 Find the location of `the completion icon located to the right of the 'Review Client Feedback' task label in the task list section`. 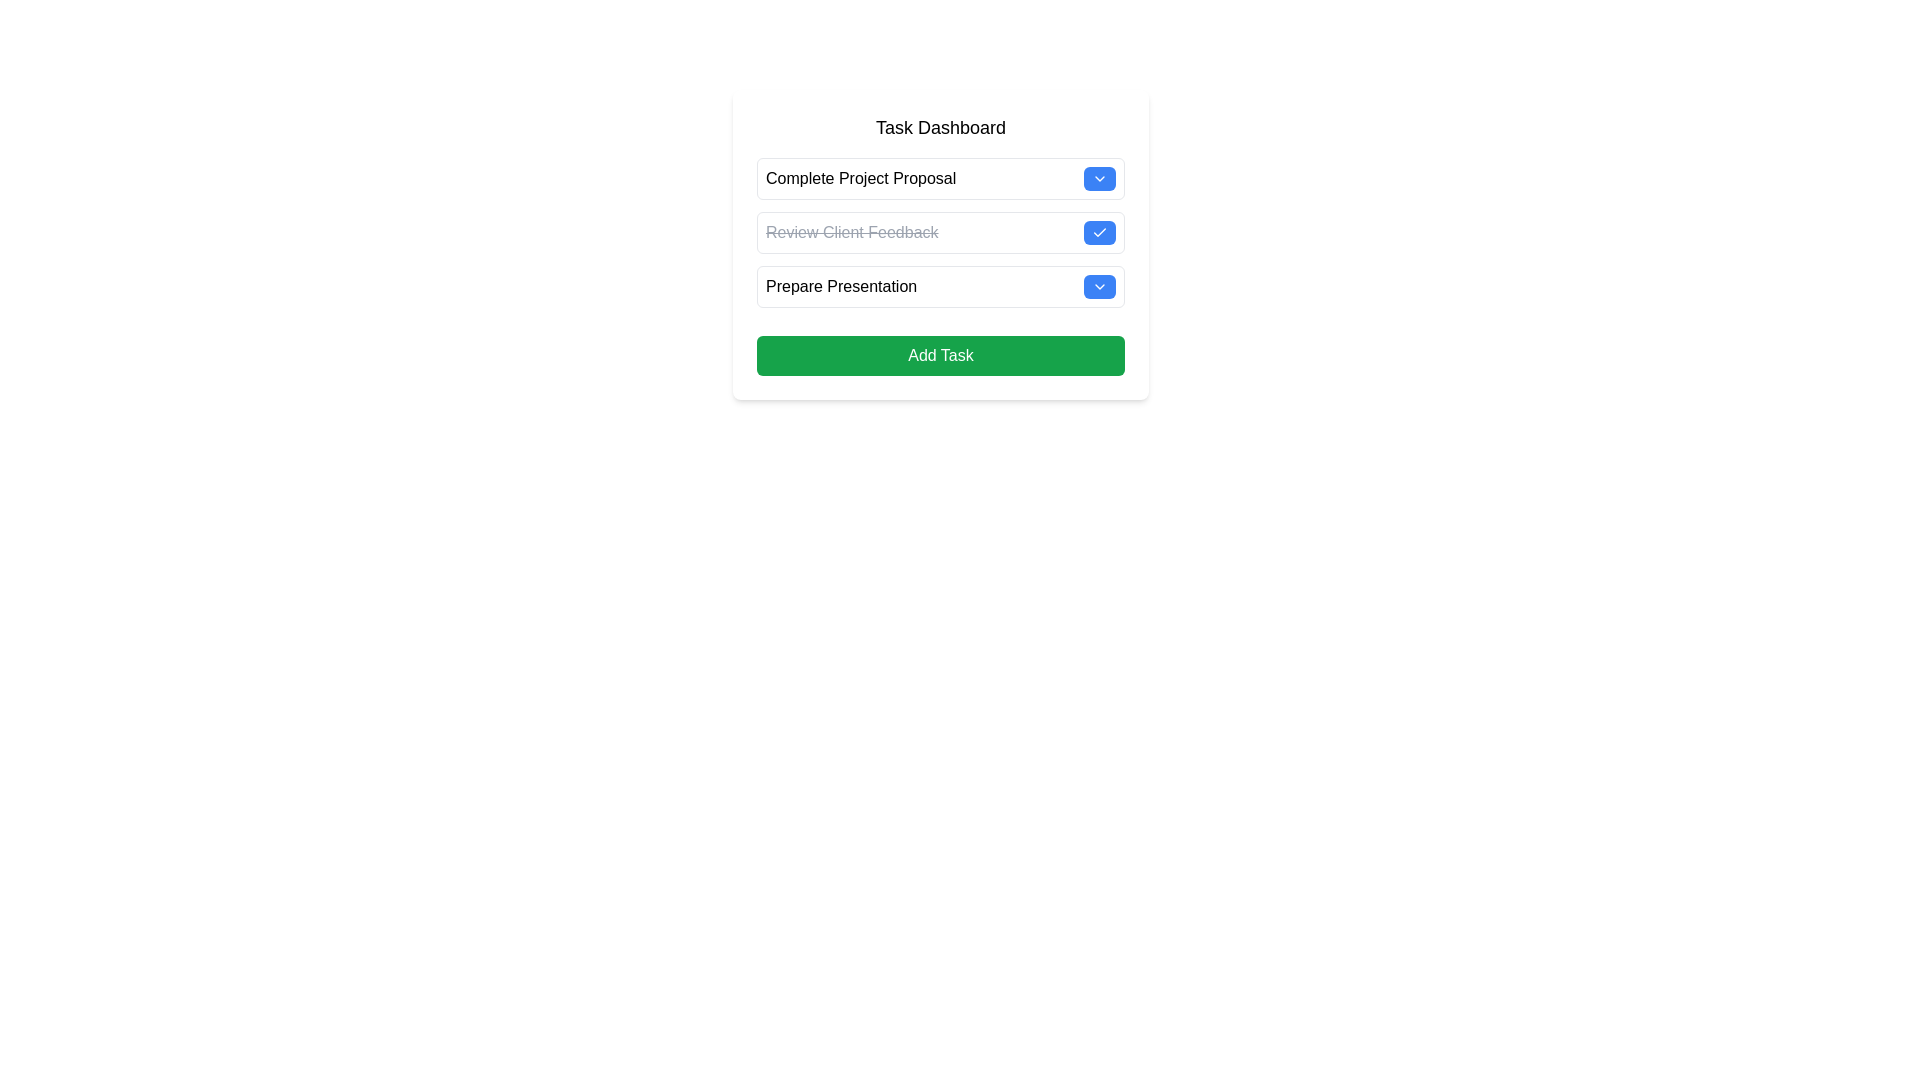

the completion icon located to the right of the 'Review Client Feedback' task label in the task list section is located at coordinates (1098, 231).